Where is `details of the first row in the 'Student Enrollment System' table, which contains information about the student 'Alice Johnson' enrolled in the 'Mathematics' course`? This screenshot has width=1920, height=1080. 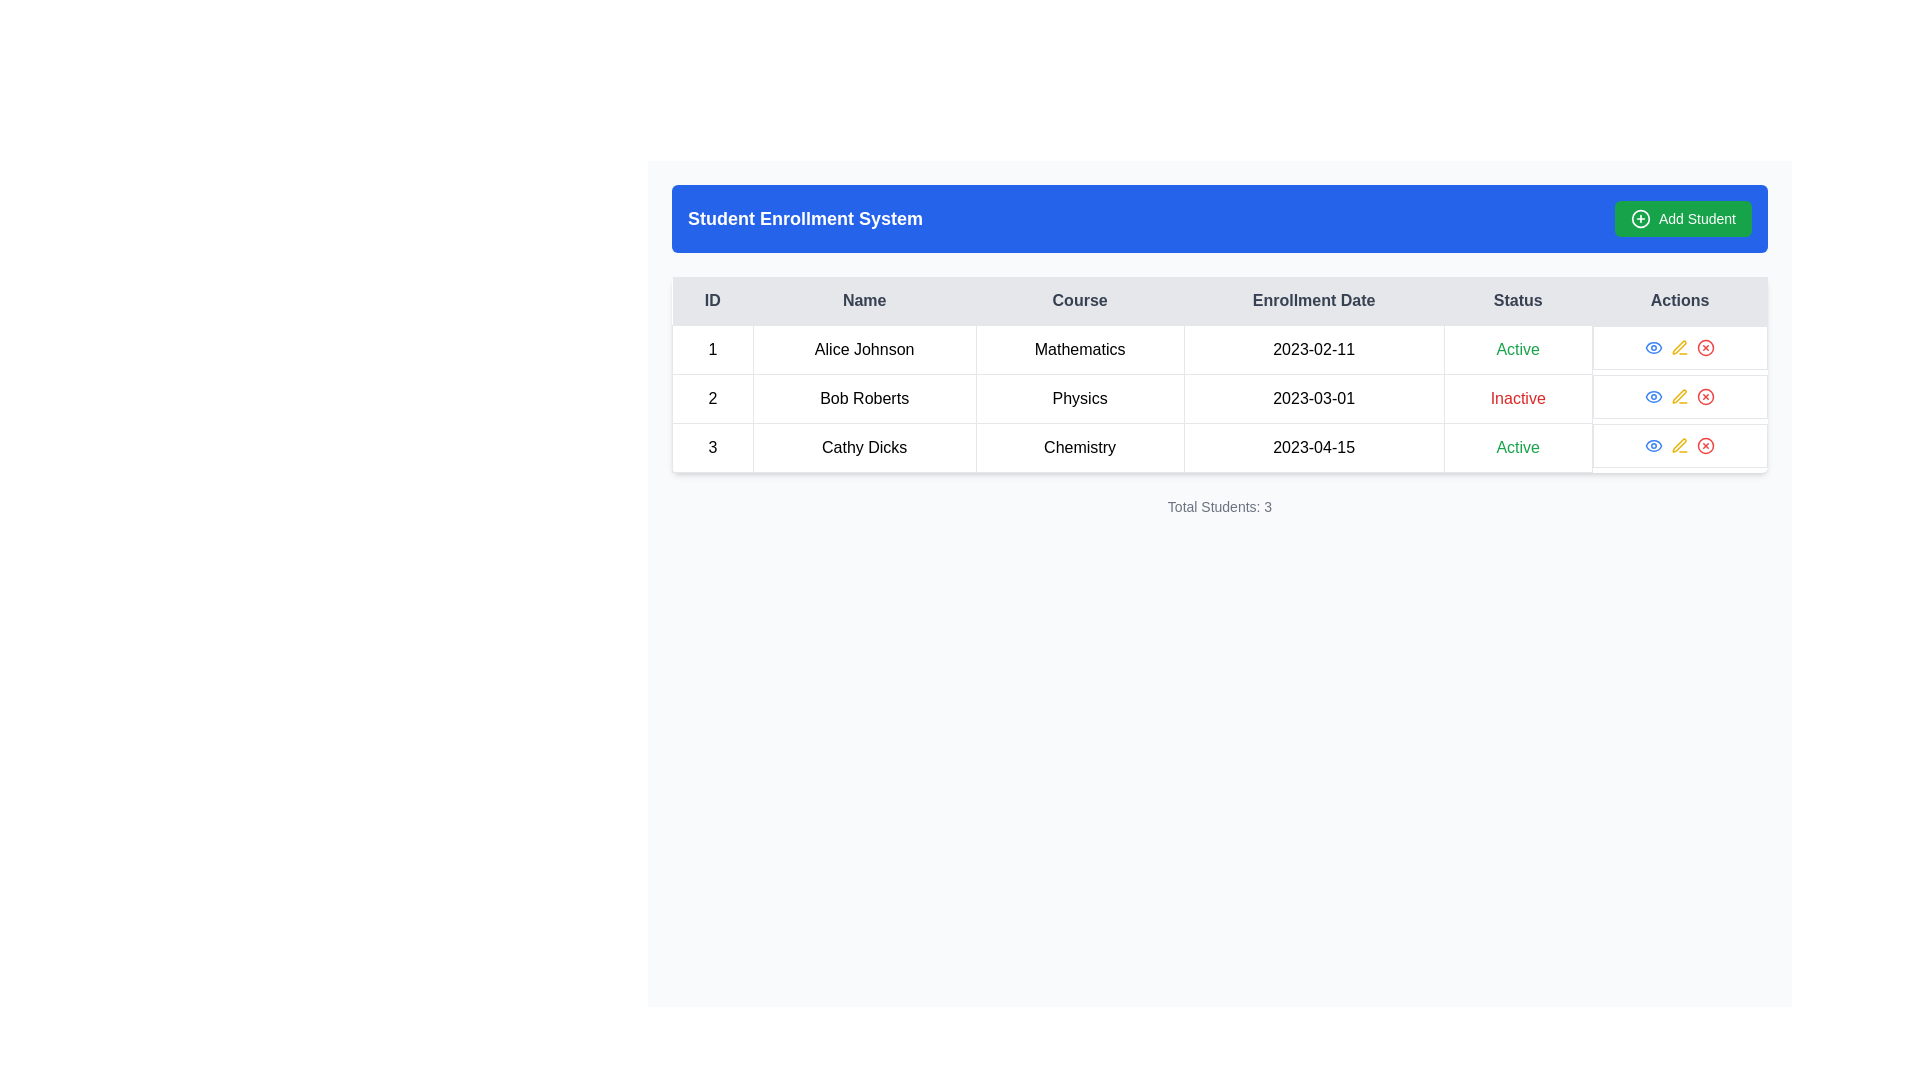 details of the first row in the 'Student Enrollment System' table, which contains information about the student 'Alice Johnson' enrolled in the 'Mathematics' course is located at coordinates (1218, 349).